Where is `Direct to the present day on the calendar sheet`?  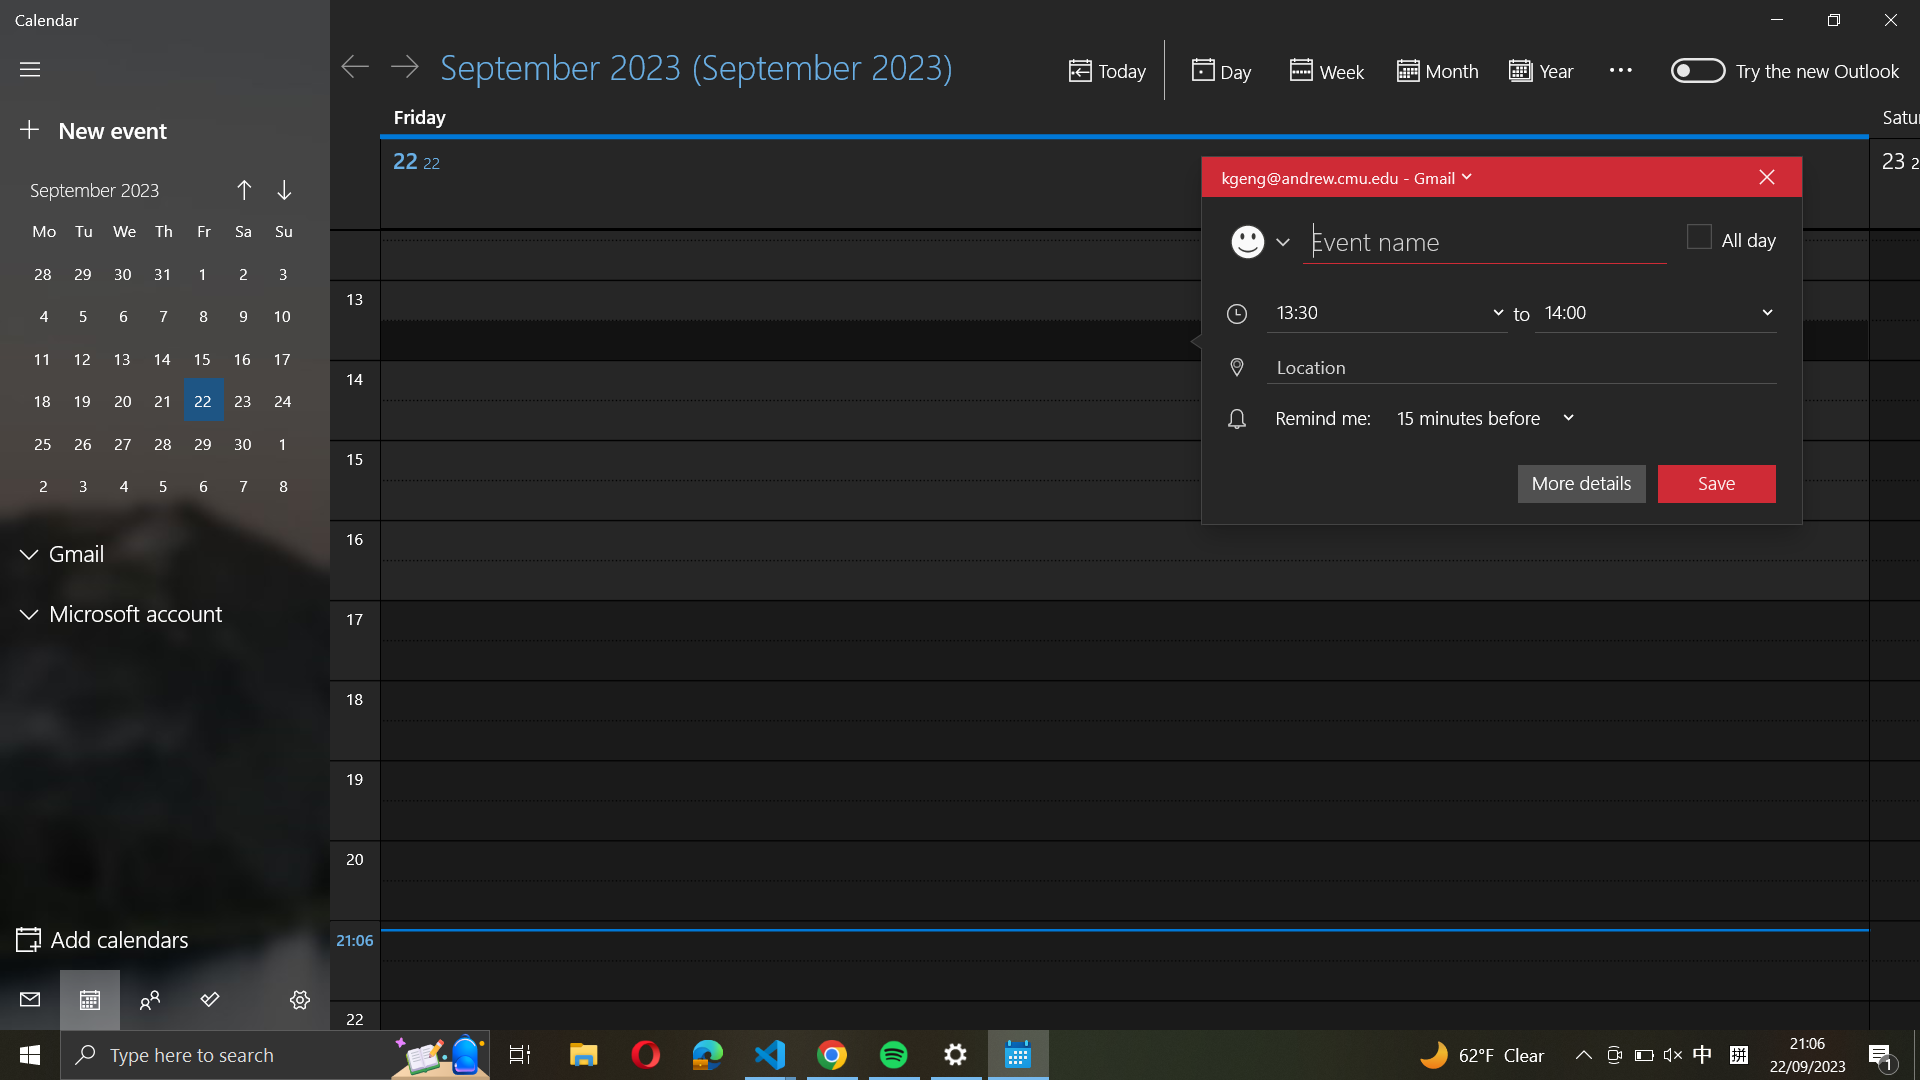 Direct to the present day on the calendar sheet is located at coordinates (1105, 71).